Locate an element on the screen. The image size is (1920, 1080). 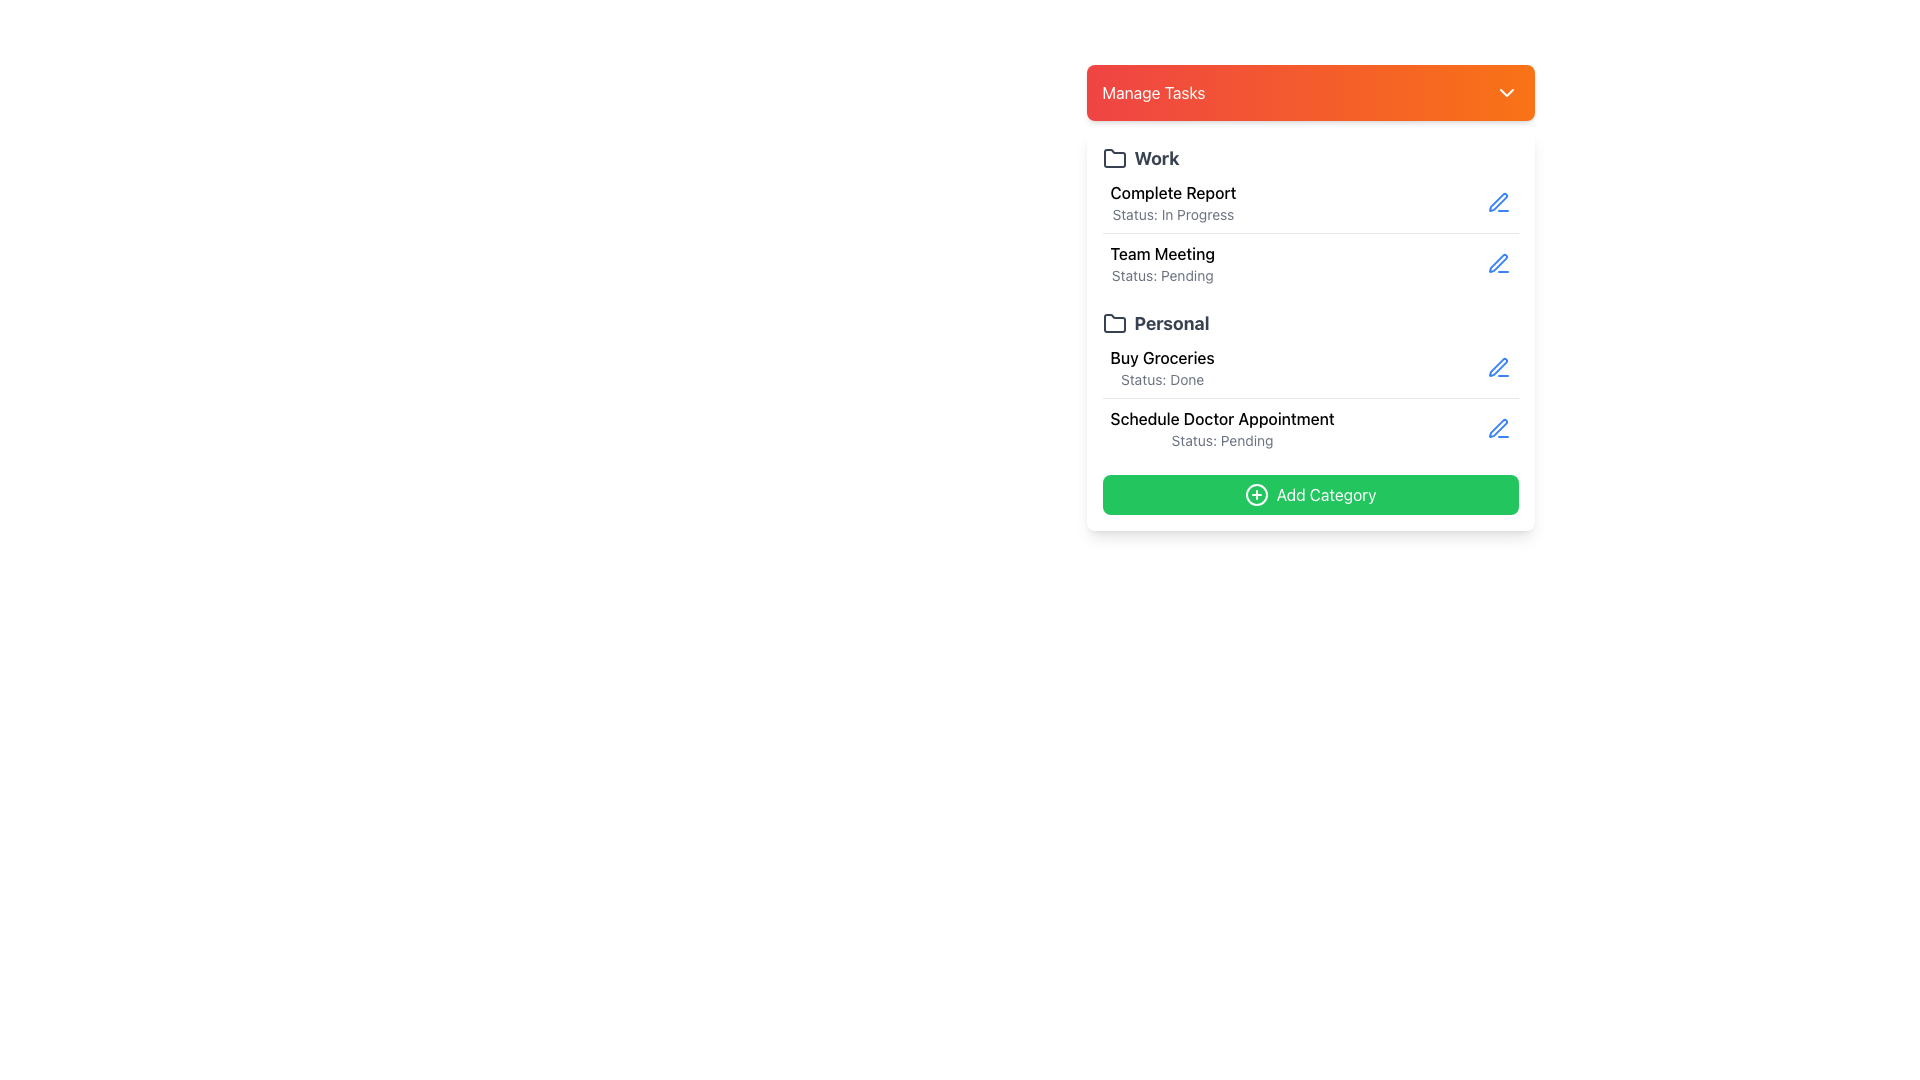
the 'Team Meeting' label, which is styled in a medium font size and bold typeface, located under the 'Work' category in the task management list interface is located at coordinates (1162, 253).